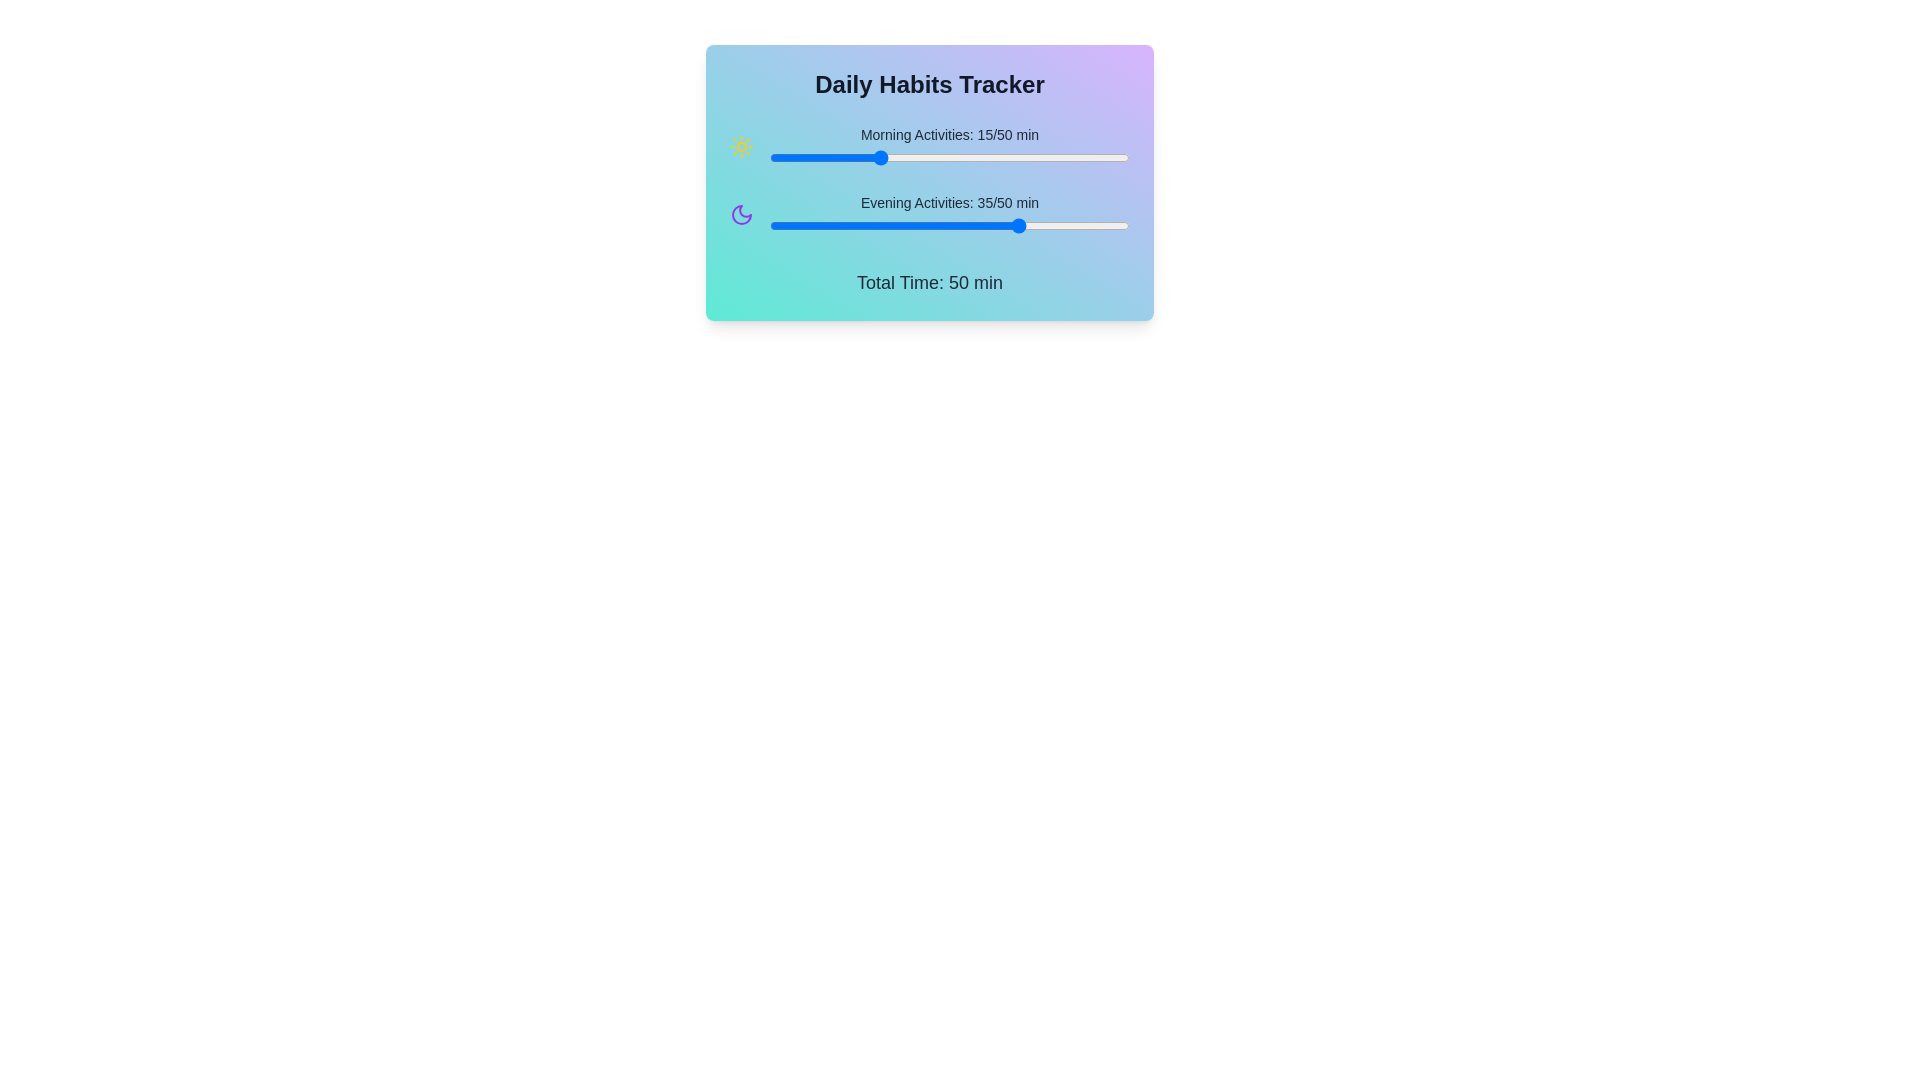  What do you see at coordinates (949, 203) in the screenshot?
I see `text label displaying 'Evening Activities: 35/50 min', which is styled in a small, bold font and located in the center-right section above the evening activities progress slider` at bounding box center [949, 203].